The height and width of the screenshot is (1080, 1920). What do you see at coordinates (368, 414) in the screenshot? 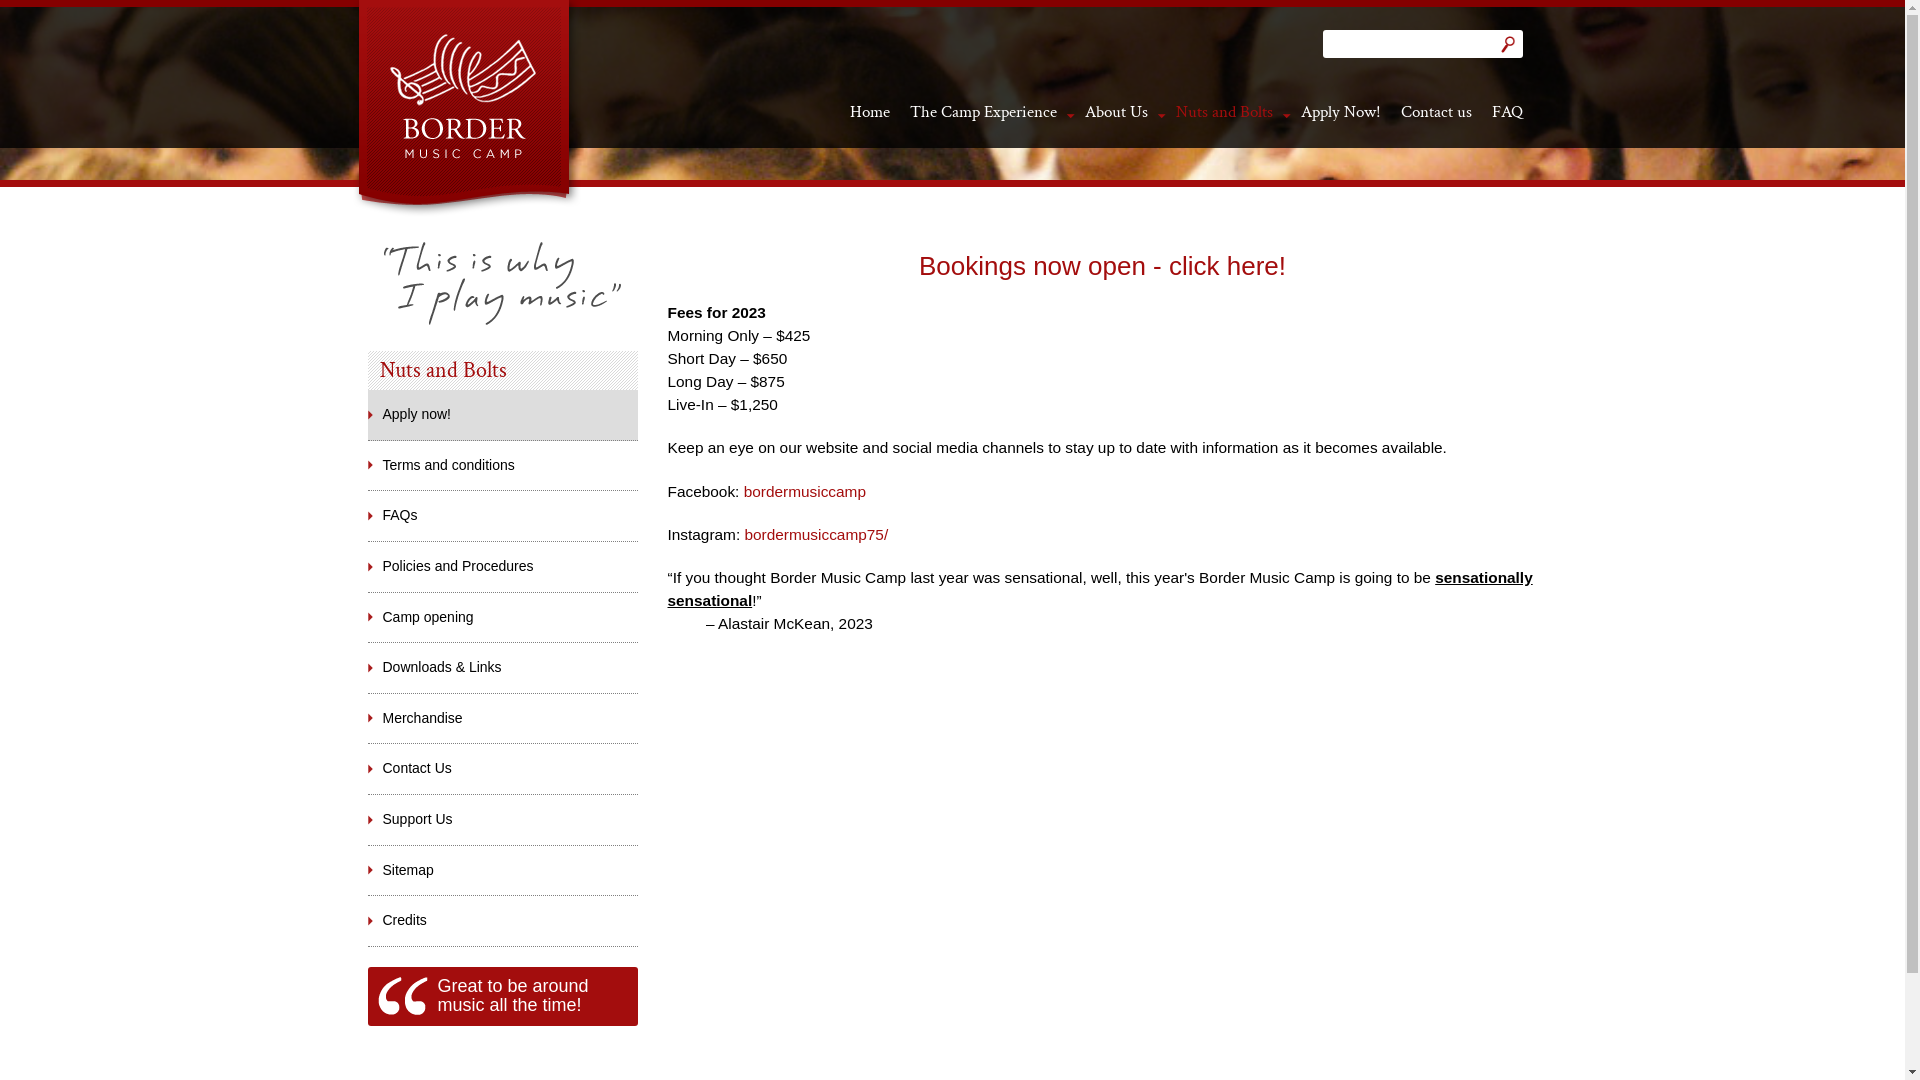
I see `'Apply now!'` at bounding box center [368, 414].